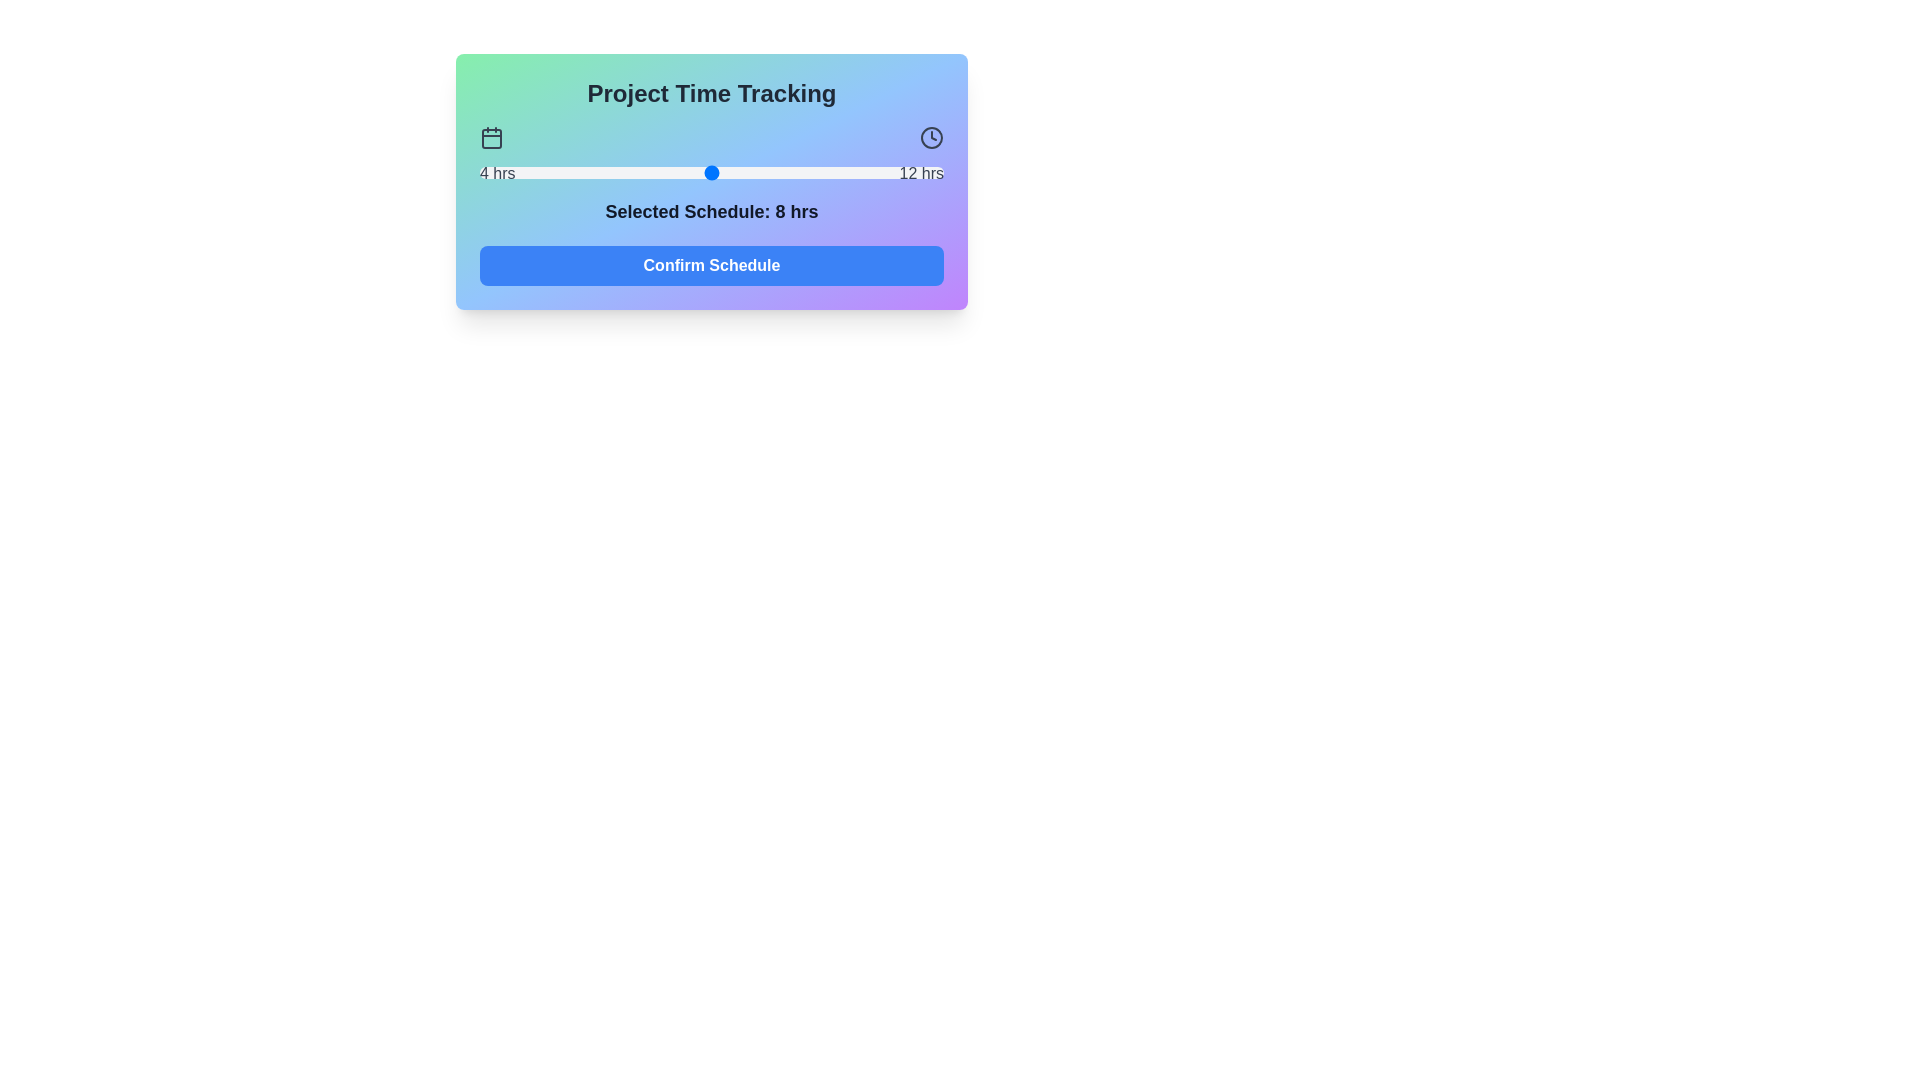 Image resolution: width=1920 pixels, height=1080 pixels. What do you see at coordinates (930, 137) in the screenshot?
I see `the clock icon to interact with it` at bounding box center [930, 137].